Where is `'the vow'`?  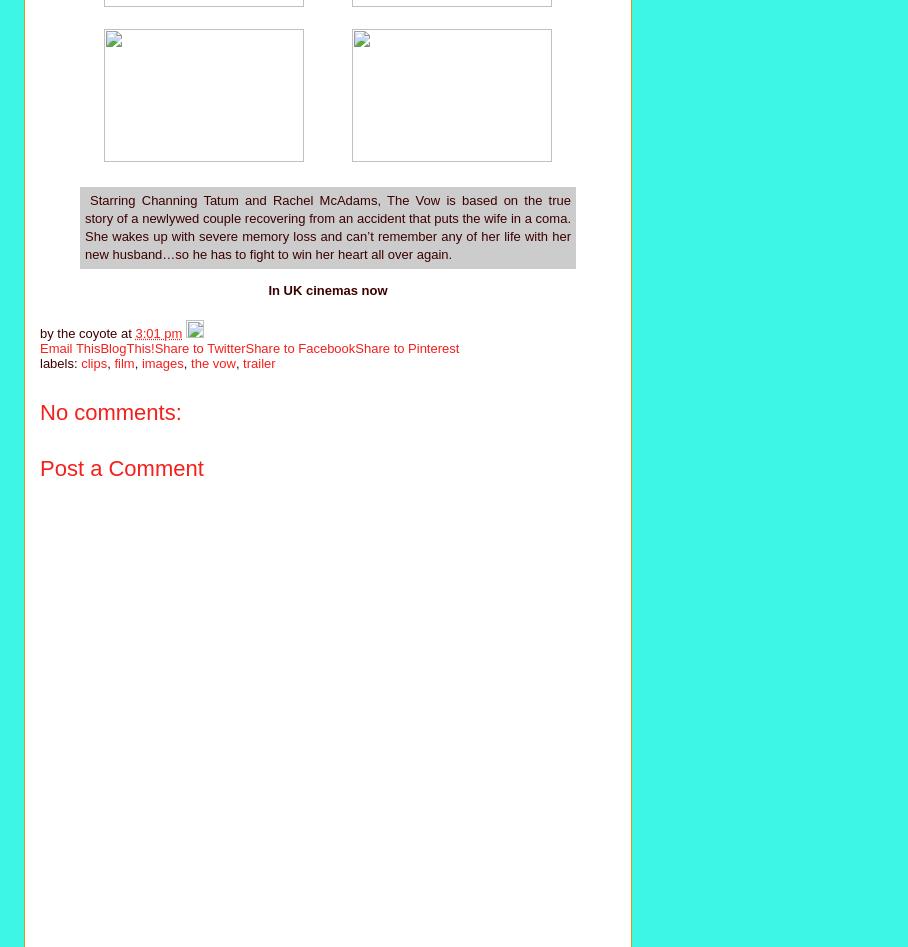
'the vow' is located at coordinates (213, 362).